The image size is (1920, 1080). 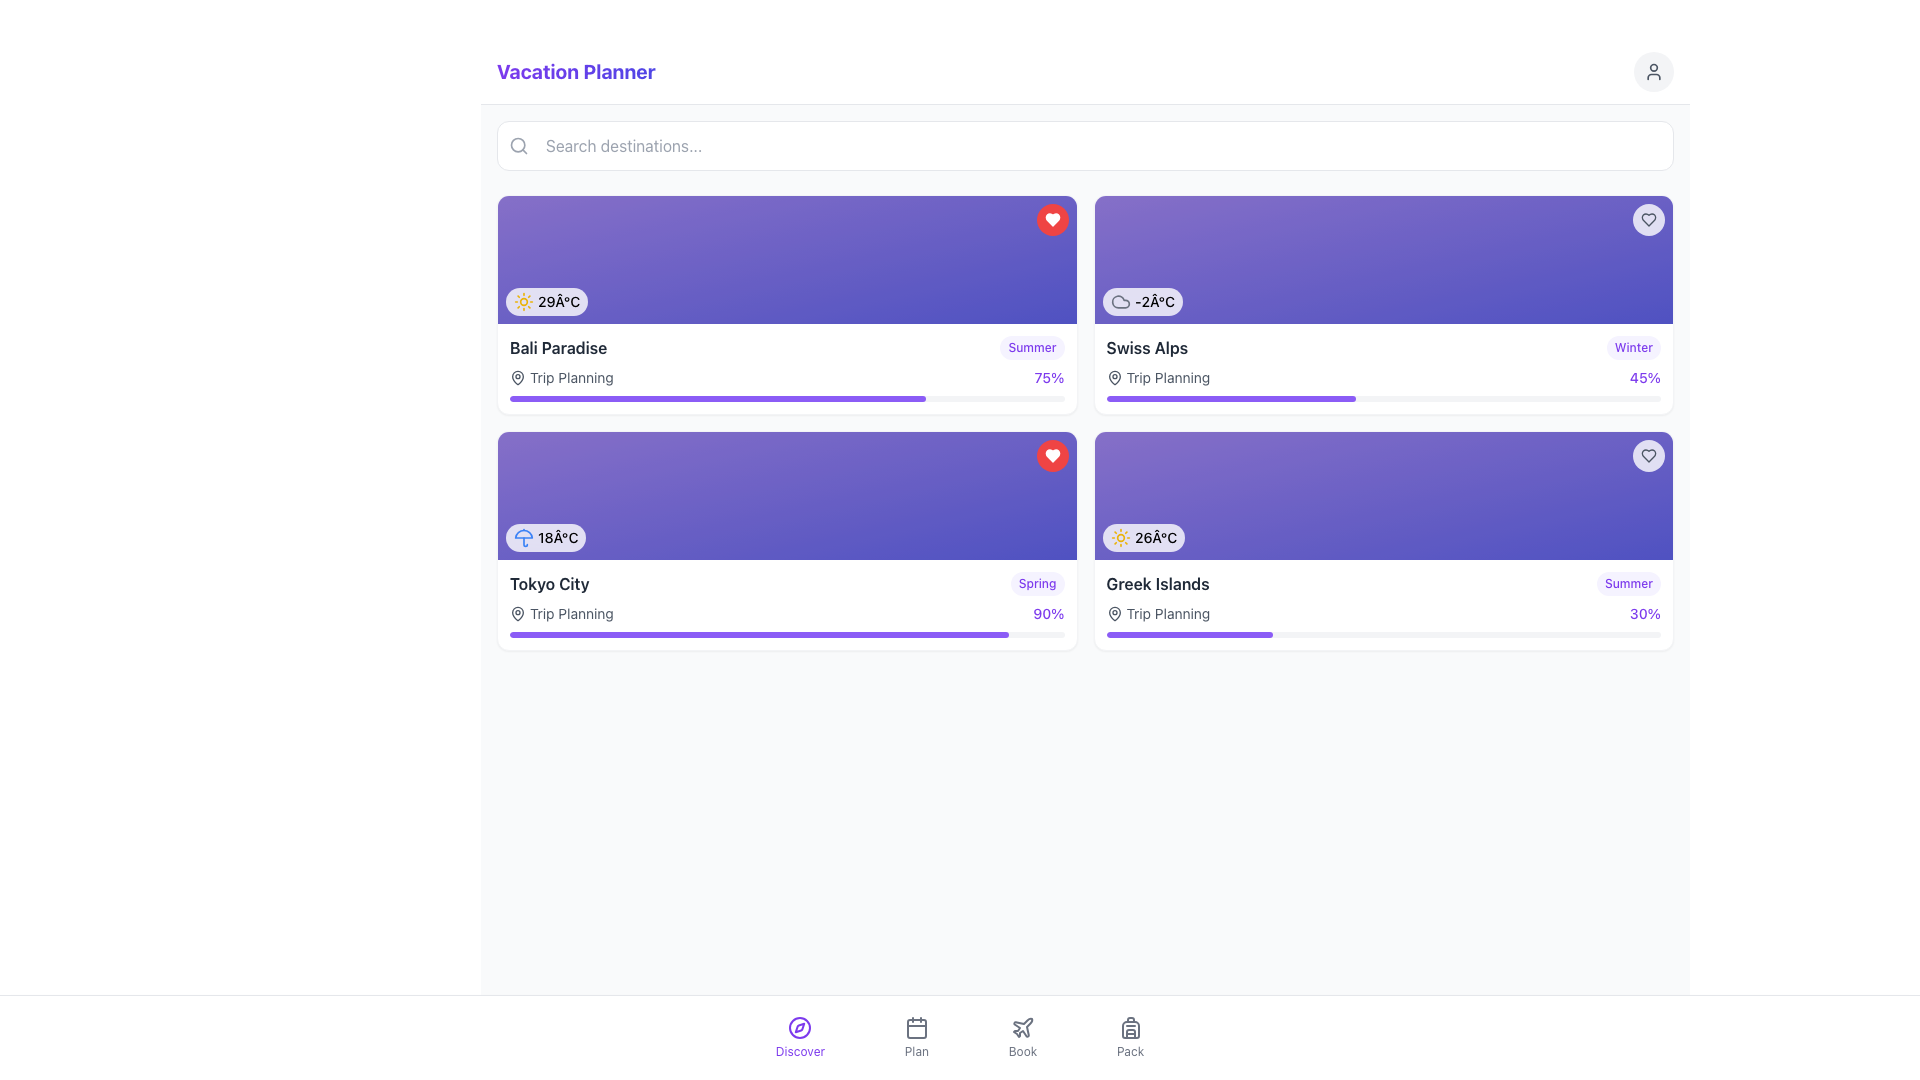 What do you see at coordinates (518, 145) in the screenshot?
I see `the surrounding input field by interacting with the circular magnifying glass icon located inside the search bar, positioned at the top of the interface, to the left of the placeholder text 'Search destinations...'` at bounding box center [518, 145].